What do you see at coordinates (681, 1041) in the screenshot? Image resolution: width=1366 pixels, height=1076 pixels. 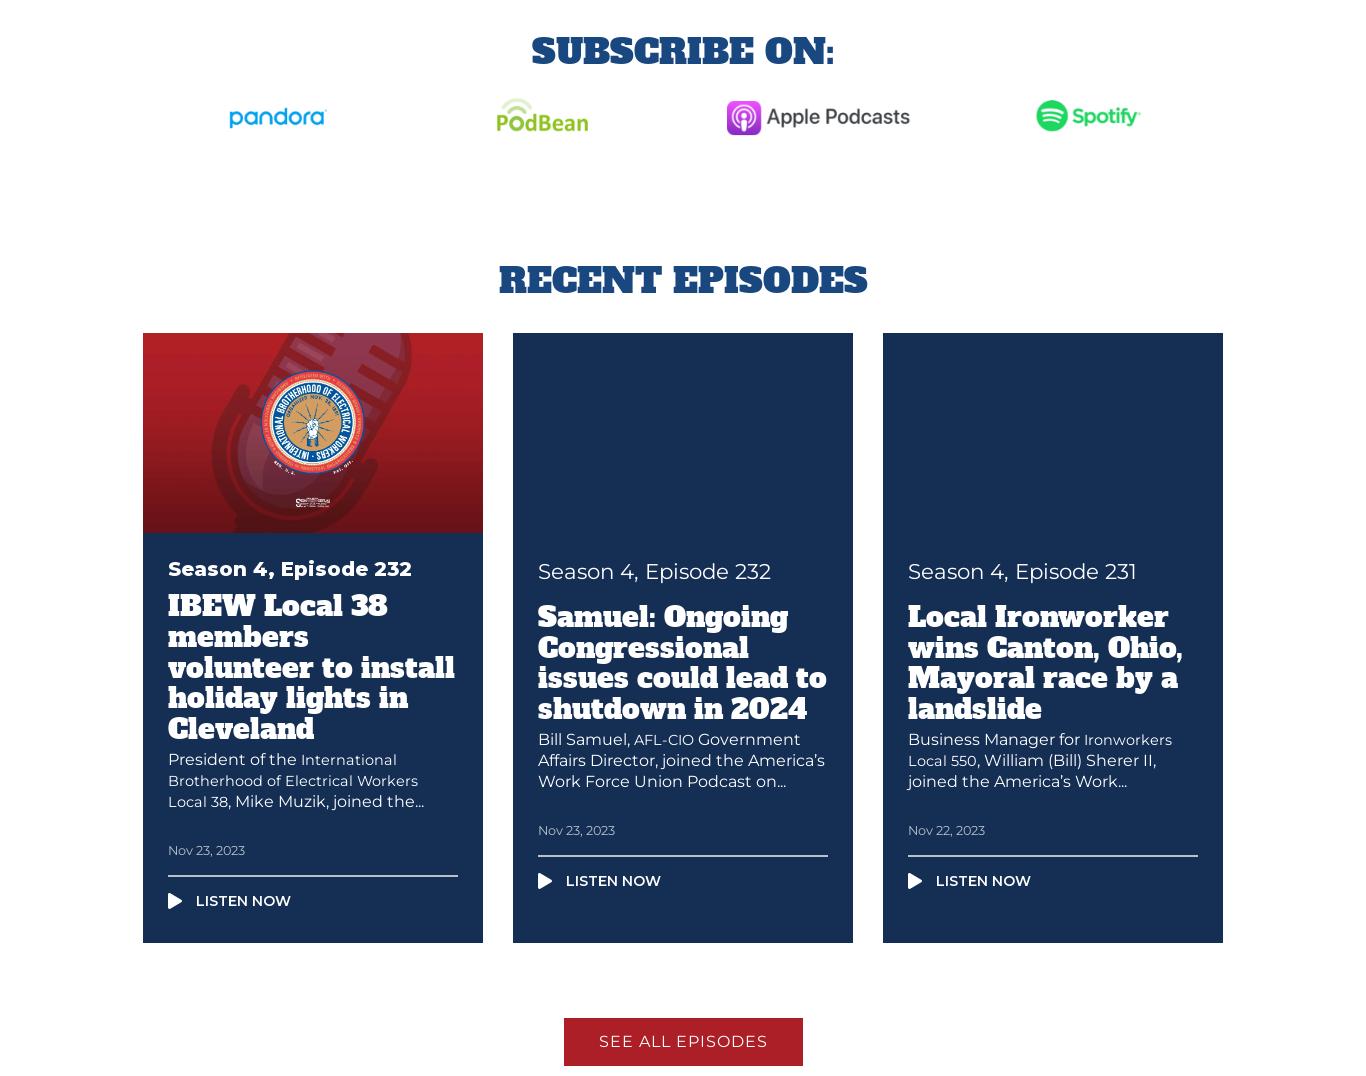 I see `'SEE ALL EPISODES'` at bounding box center [681, 1041].